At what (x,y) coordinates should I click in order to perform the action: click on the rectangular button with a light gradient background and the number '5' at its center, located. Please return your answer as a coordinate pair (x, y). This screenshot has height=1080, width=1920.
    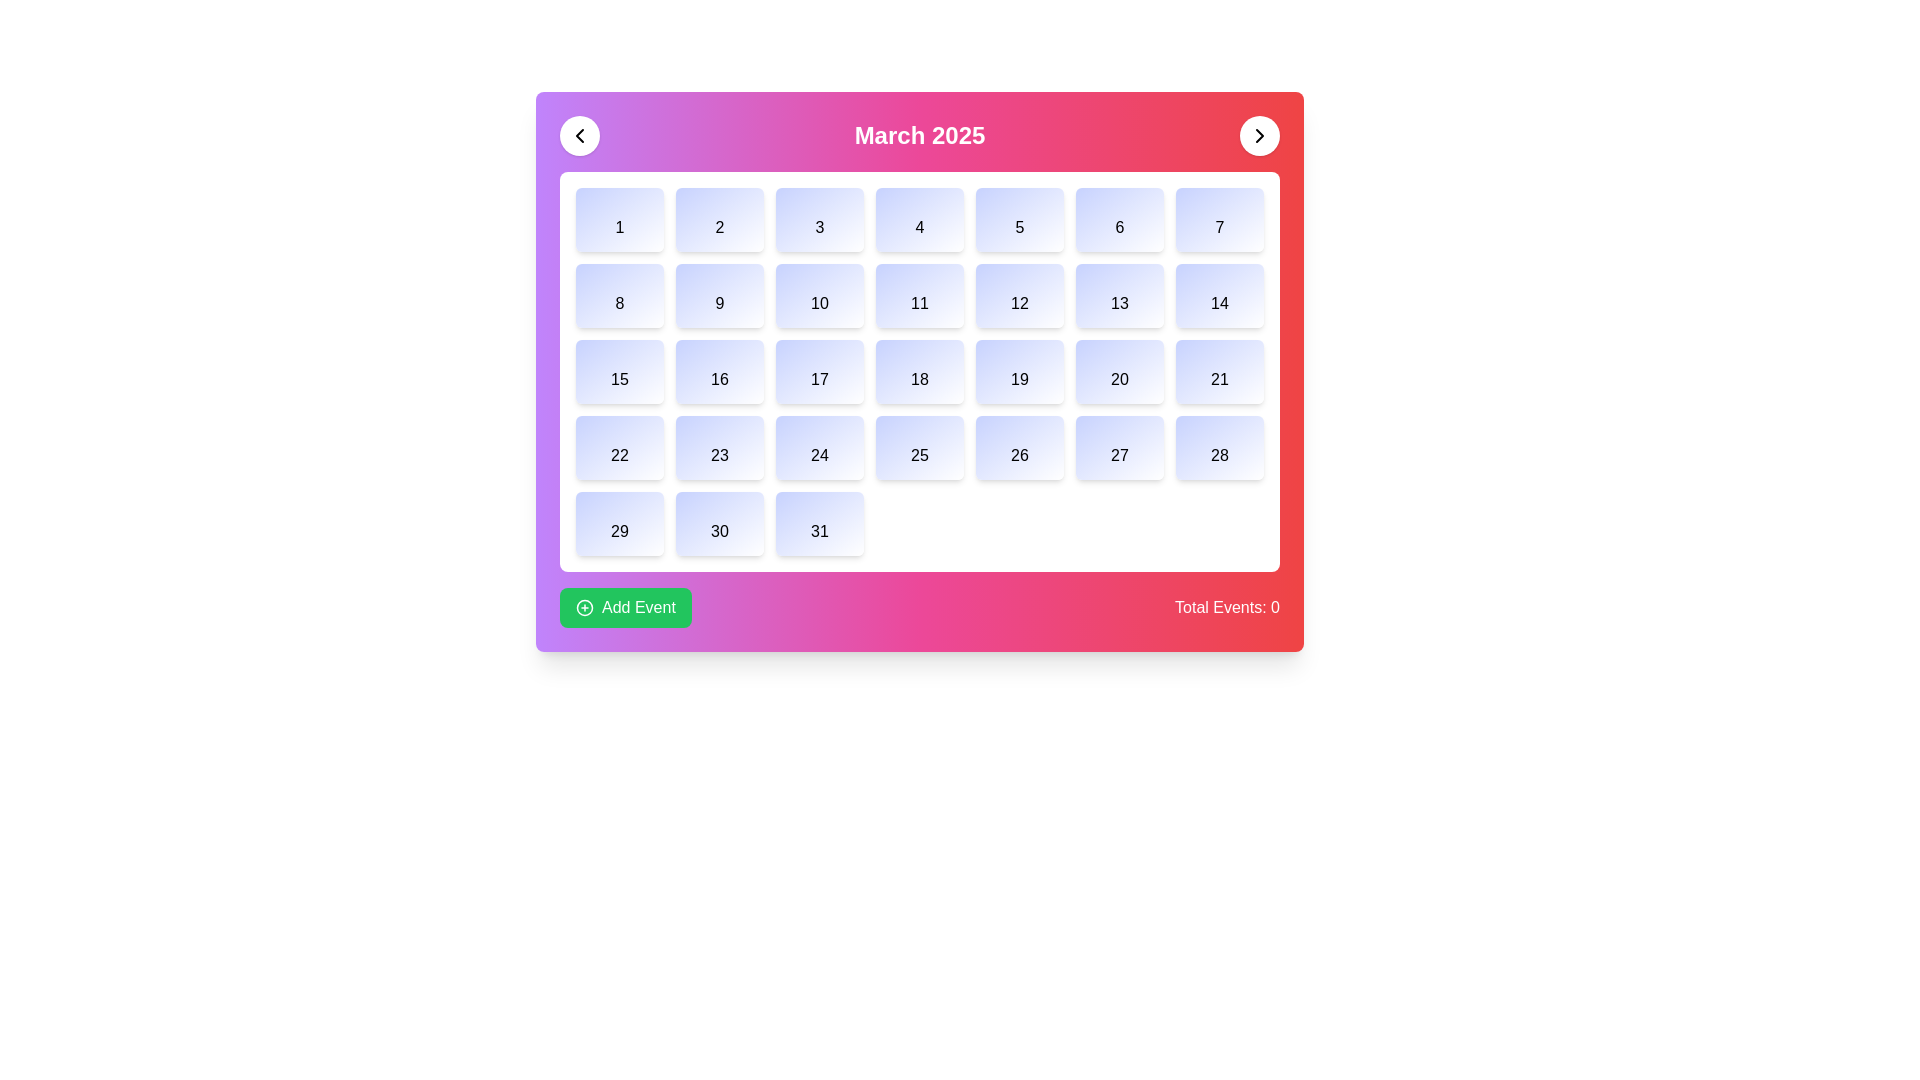
    Looking at the image, I should click on (1019, 219).